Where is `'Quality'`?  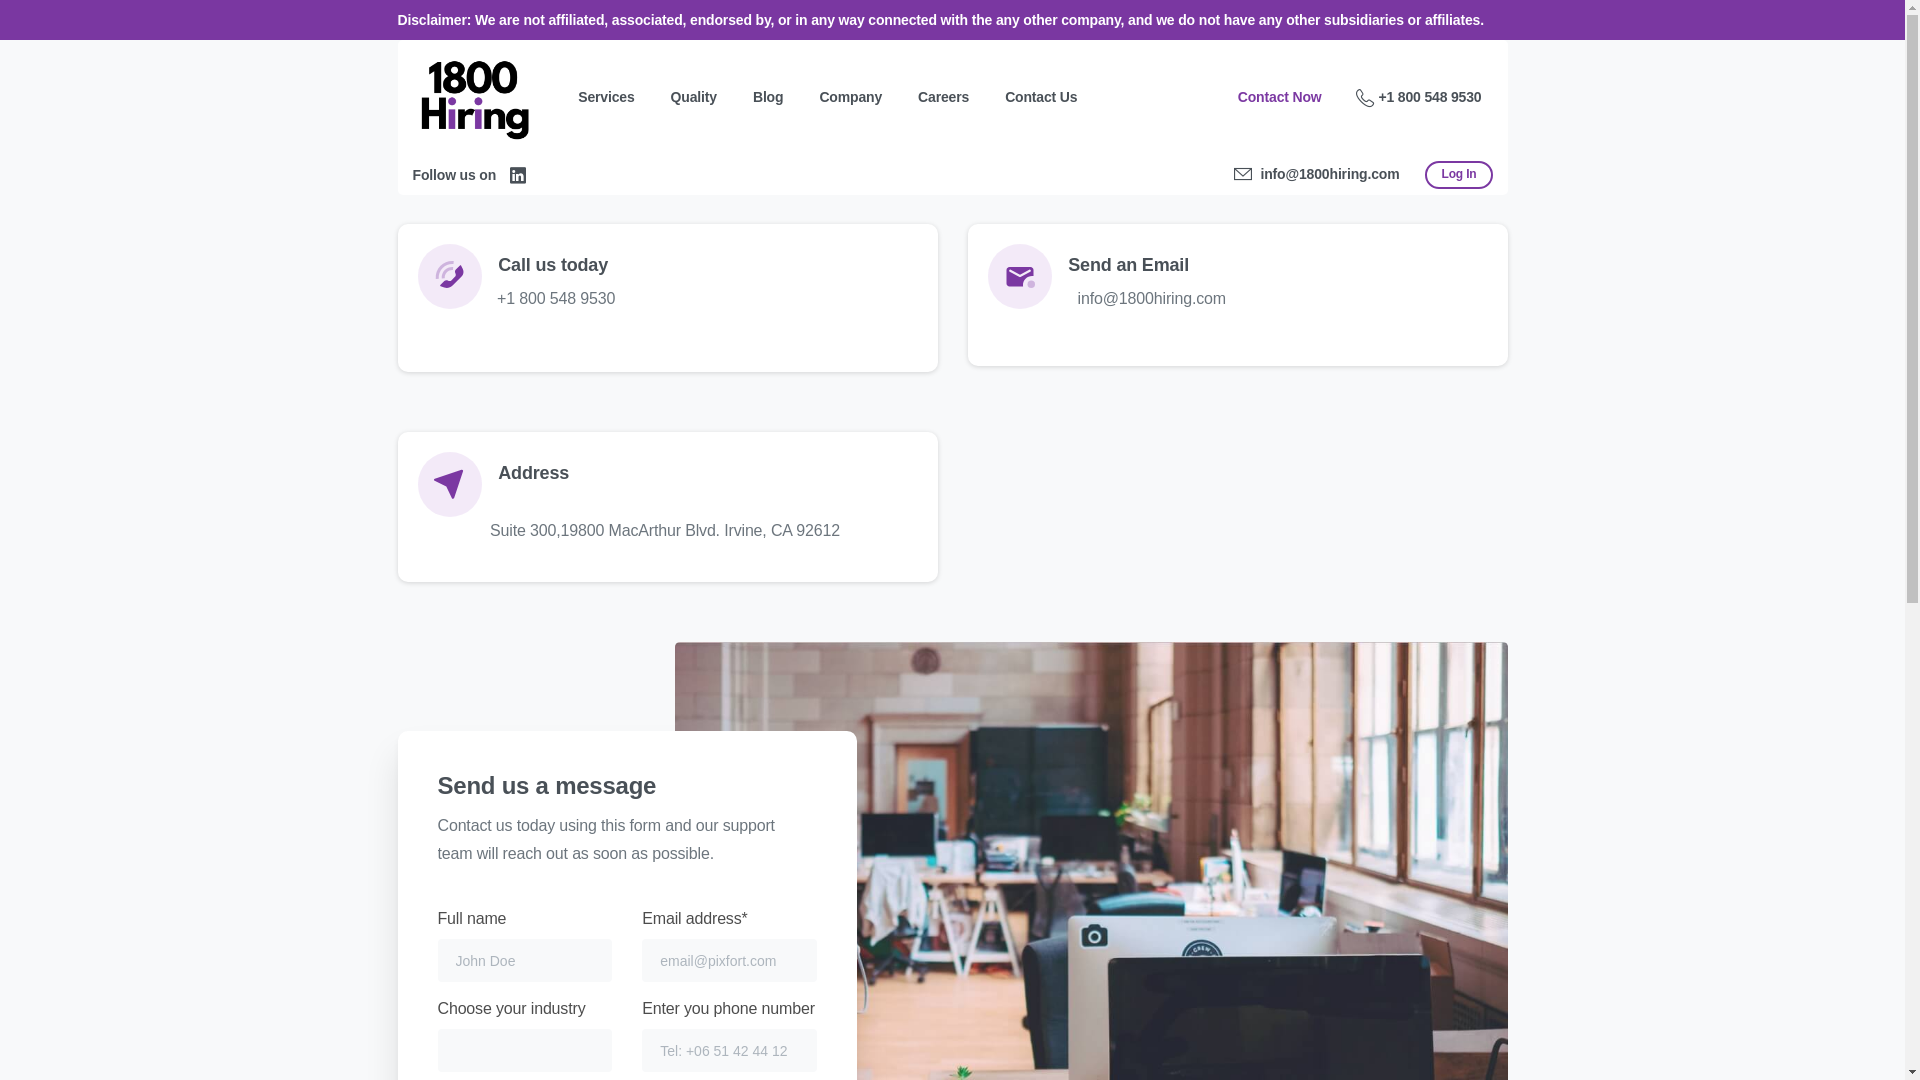
'Quality' is located at coordinates (694, 97).